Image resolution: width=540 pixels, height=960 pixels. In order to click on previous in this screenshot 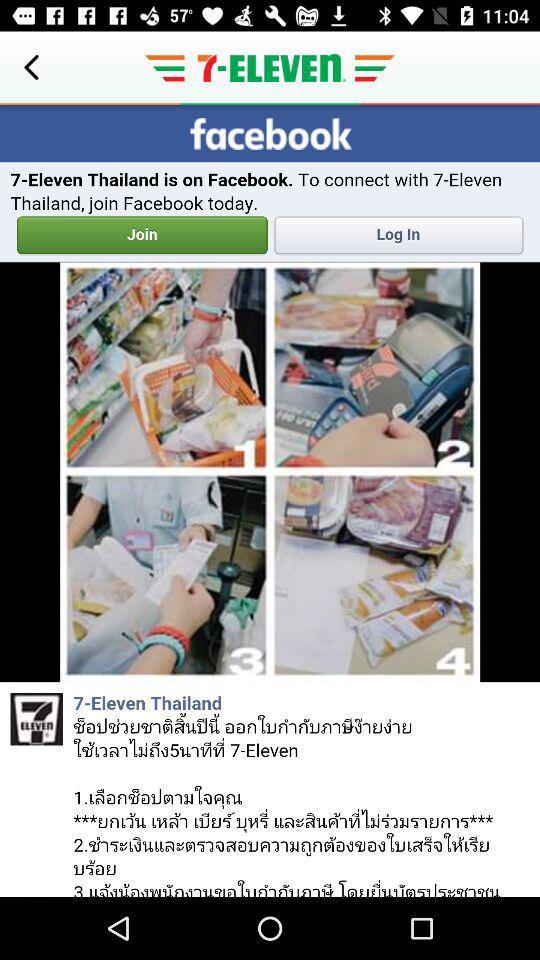, I will do `click(30, 68)`.